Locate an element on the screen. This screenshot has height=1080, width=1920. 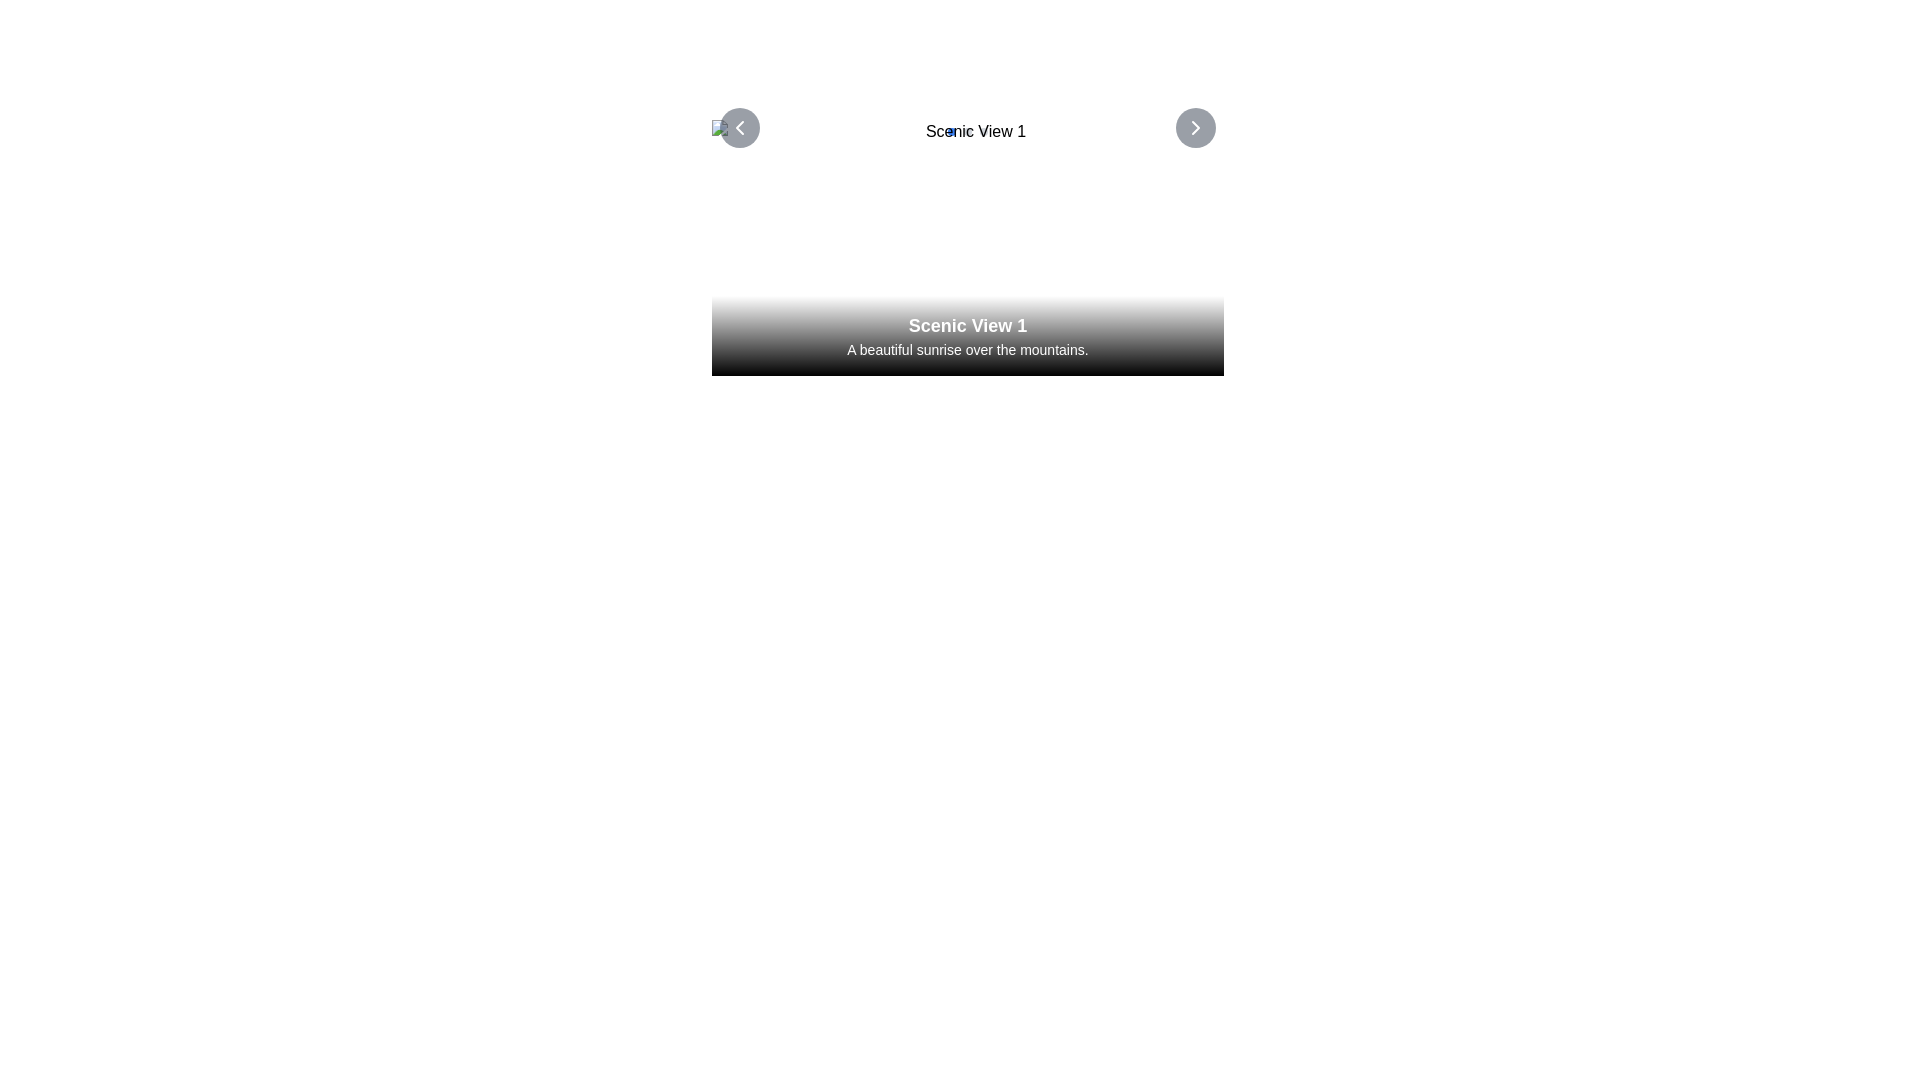
the circular button with a left-facing chevron icon labeled 'Scenic View 1' is located at coordinates (738, 127).